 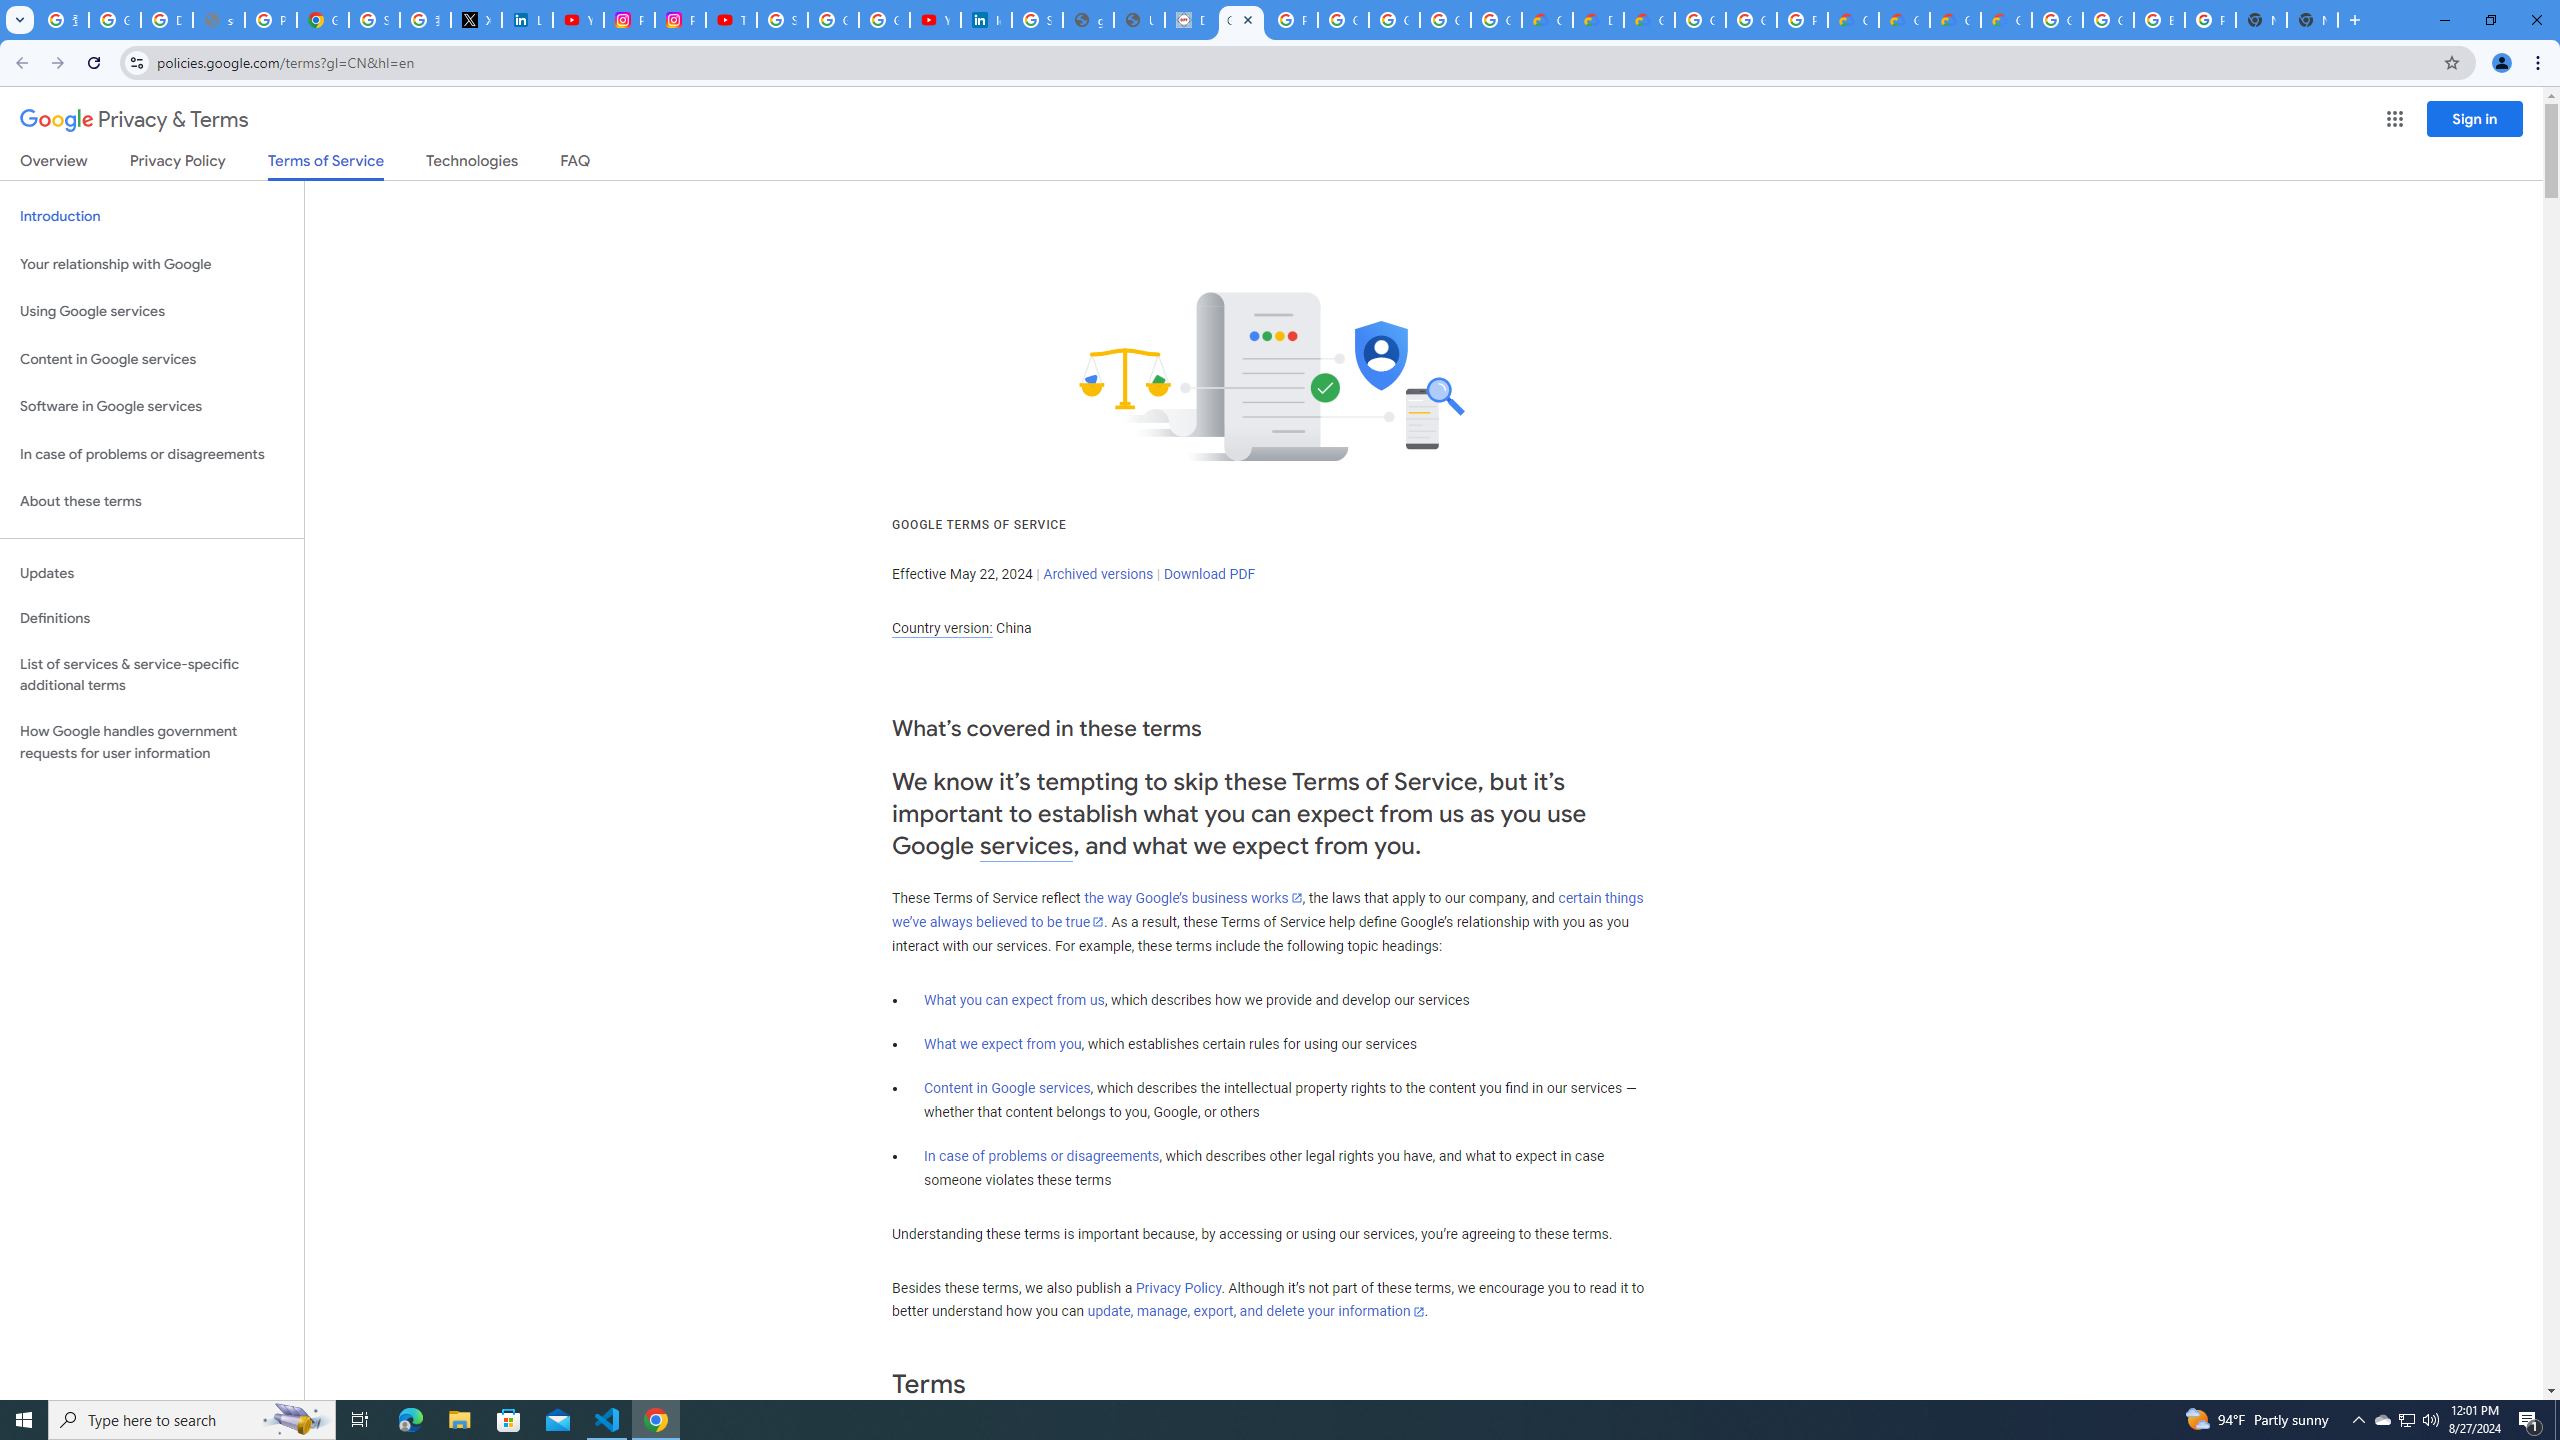 What do you see at coordinates (1015, 999) in the screenshot?
I see `'What you can expect from us'` at bounding box center [1015, 999].